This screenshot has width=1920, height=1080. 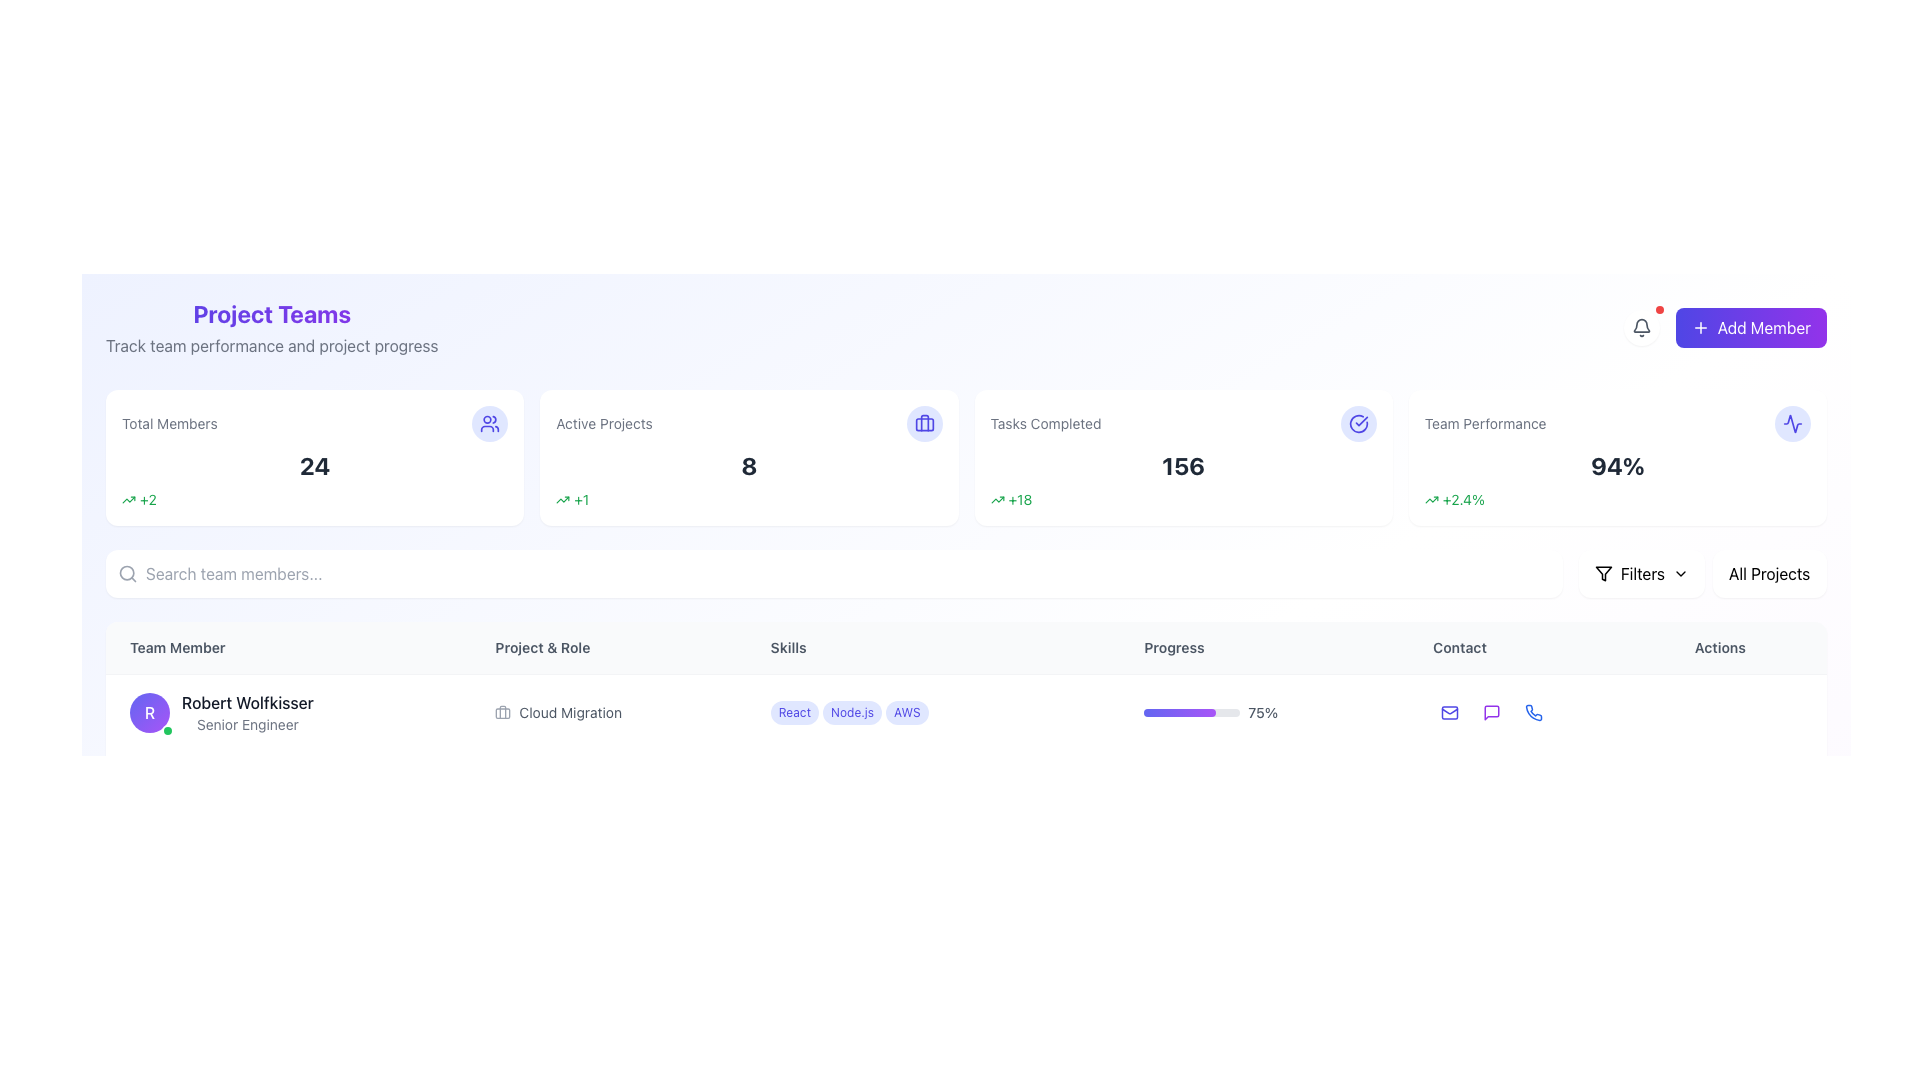 What do you see at coordinates (1641, 574) in the screenshot?
I see `the 'Filters' button, which is a rounded rectangle with a white background and a filter icon, located towards the right side of the interface` at bounding box center [1641, 574].